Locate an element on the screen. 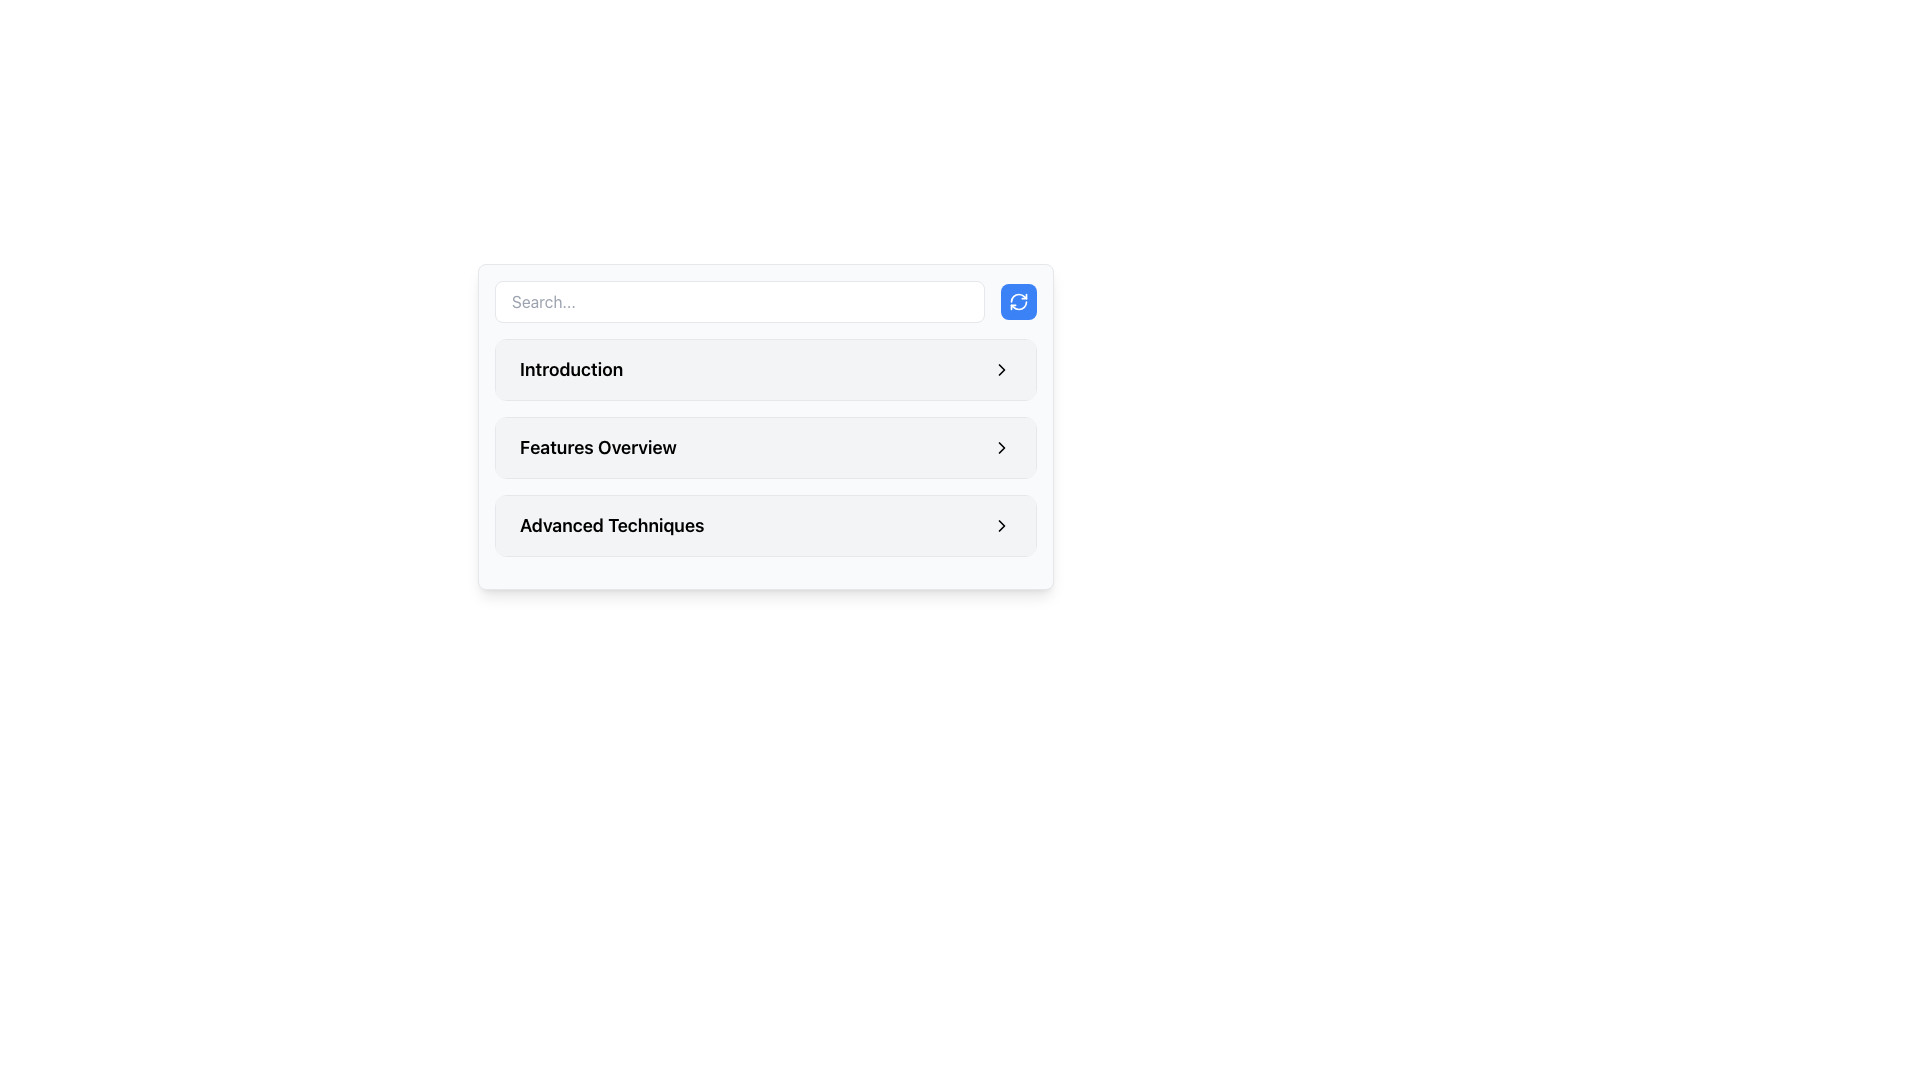 Image resolution: width=1920 pixels, height=1080 pixels. the refresh button located to the right of the 'Search...' text input field is located at coordinates (1018, 301).